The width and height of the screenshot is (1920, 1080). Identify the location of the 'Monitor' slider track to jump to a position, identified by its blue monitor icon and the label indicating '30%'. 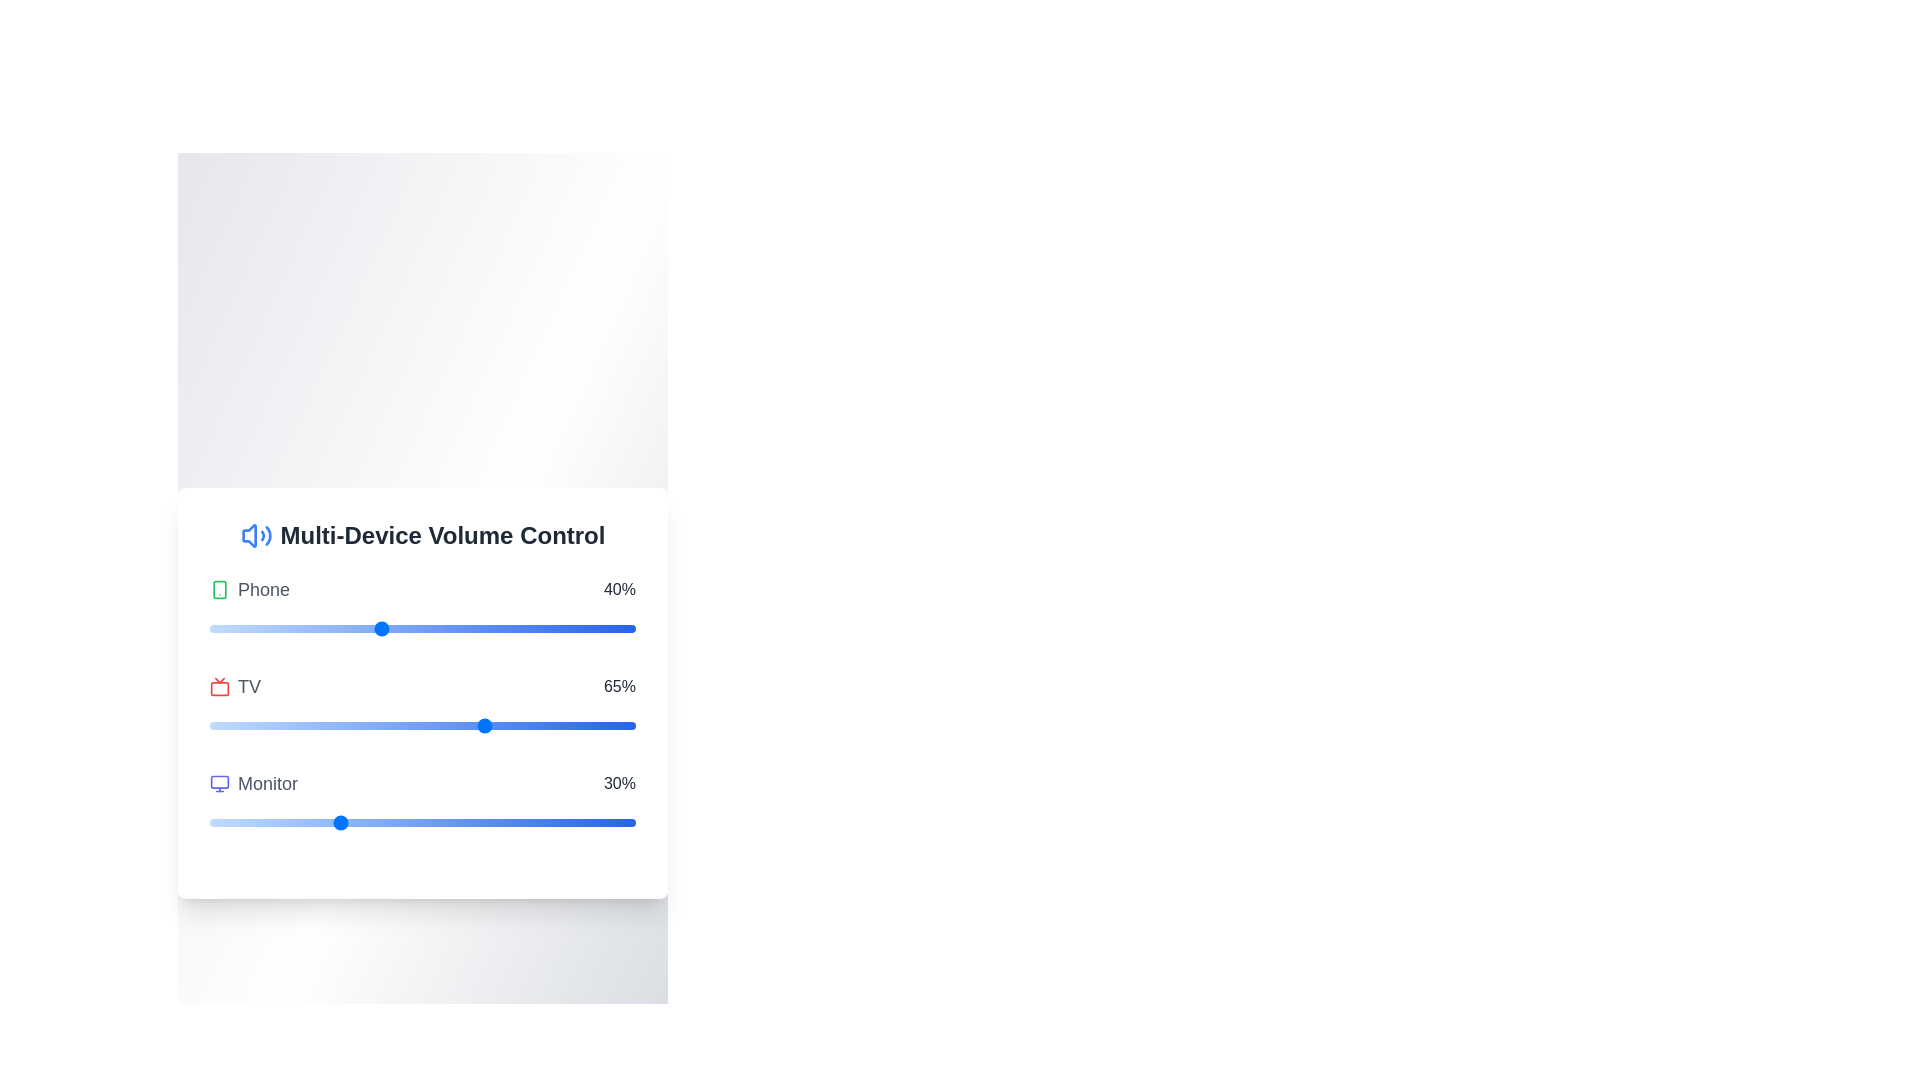
(421, 801).